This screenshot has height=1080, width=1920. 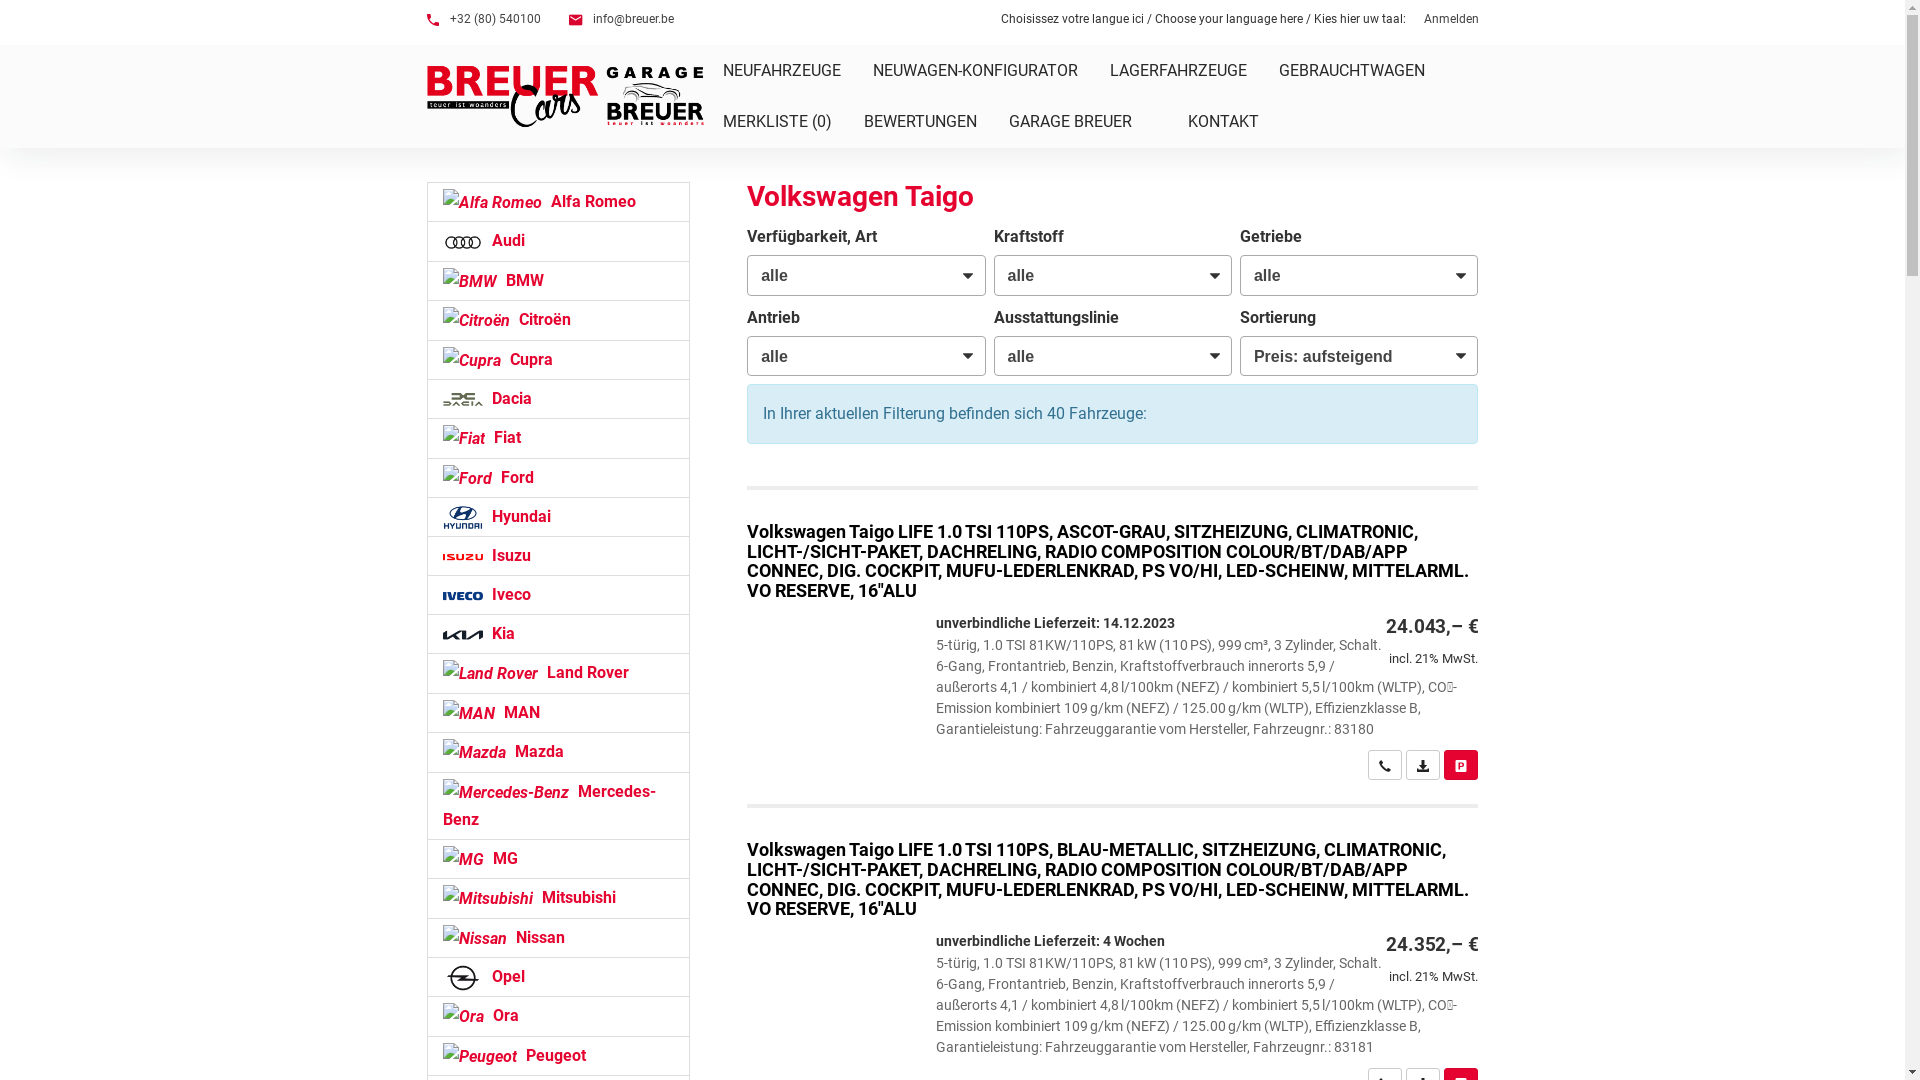 I want to click on 'Iveco', so click(x=425, y=593).